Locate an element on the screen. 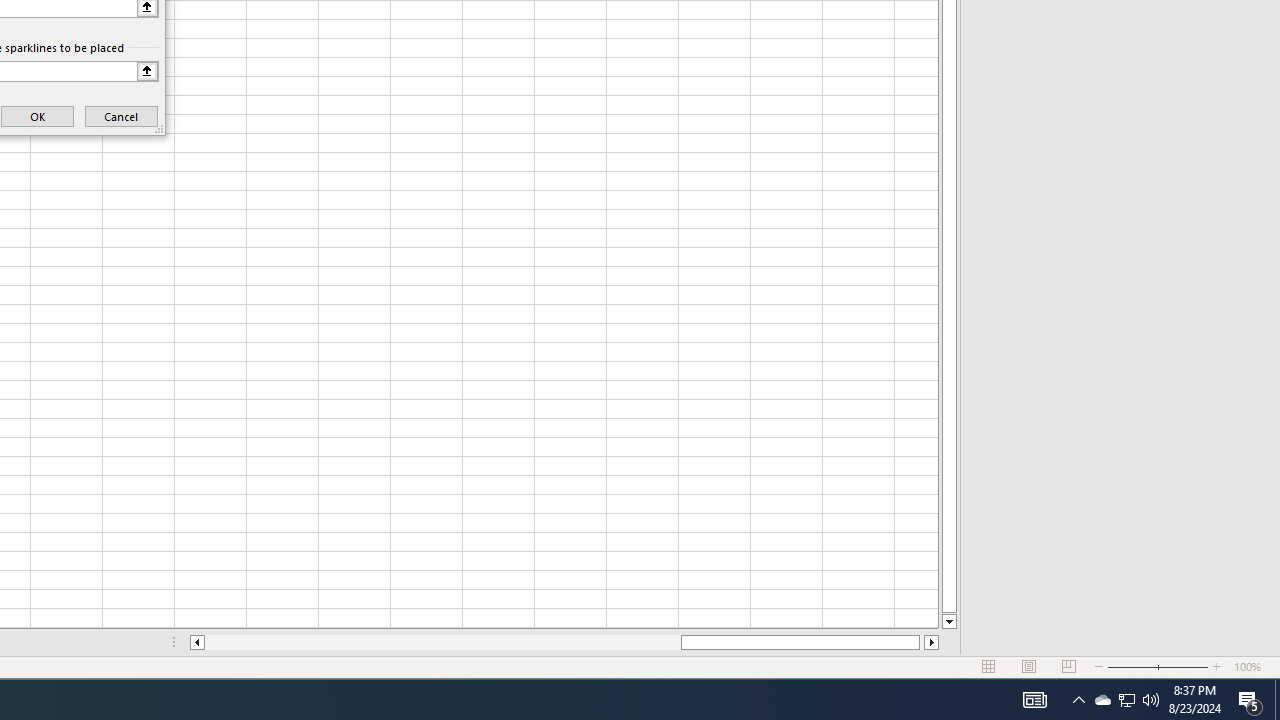 The width and height of the screenshot is (1280, 720). 'Normal' is located at coordinates (988, 667).